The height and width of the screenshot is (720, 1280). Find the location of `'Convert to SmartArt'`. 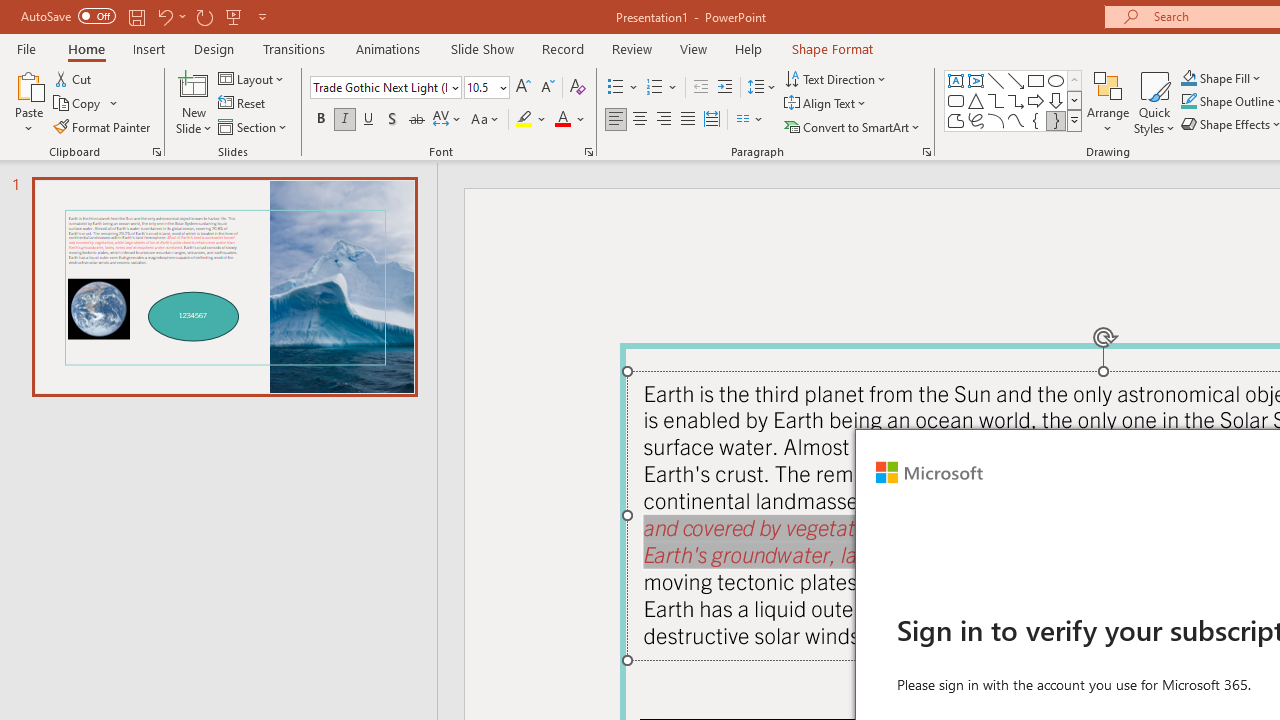

'Convert to SmartArt' is located at coordinates (853, 127).